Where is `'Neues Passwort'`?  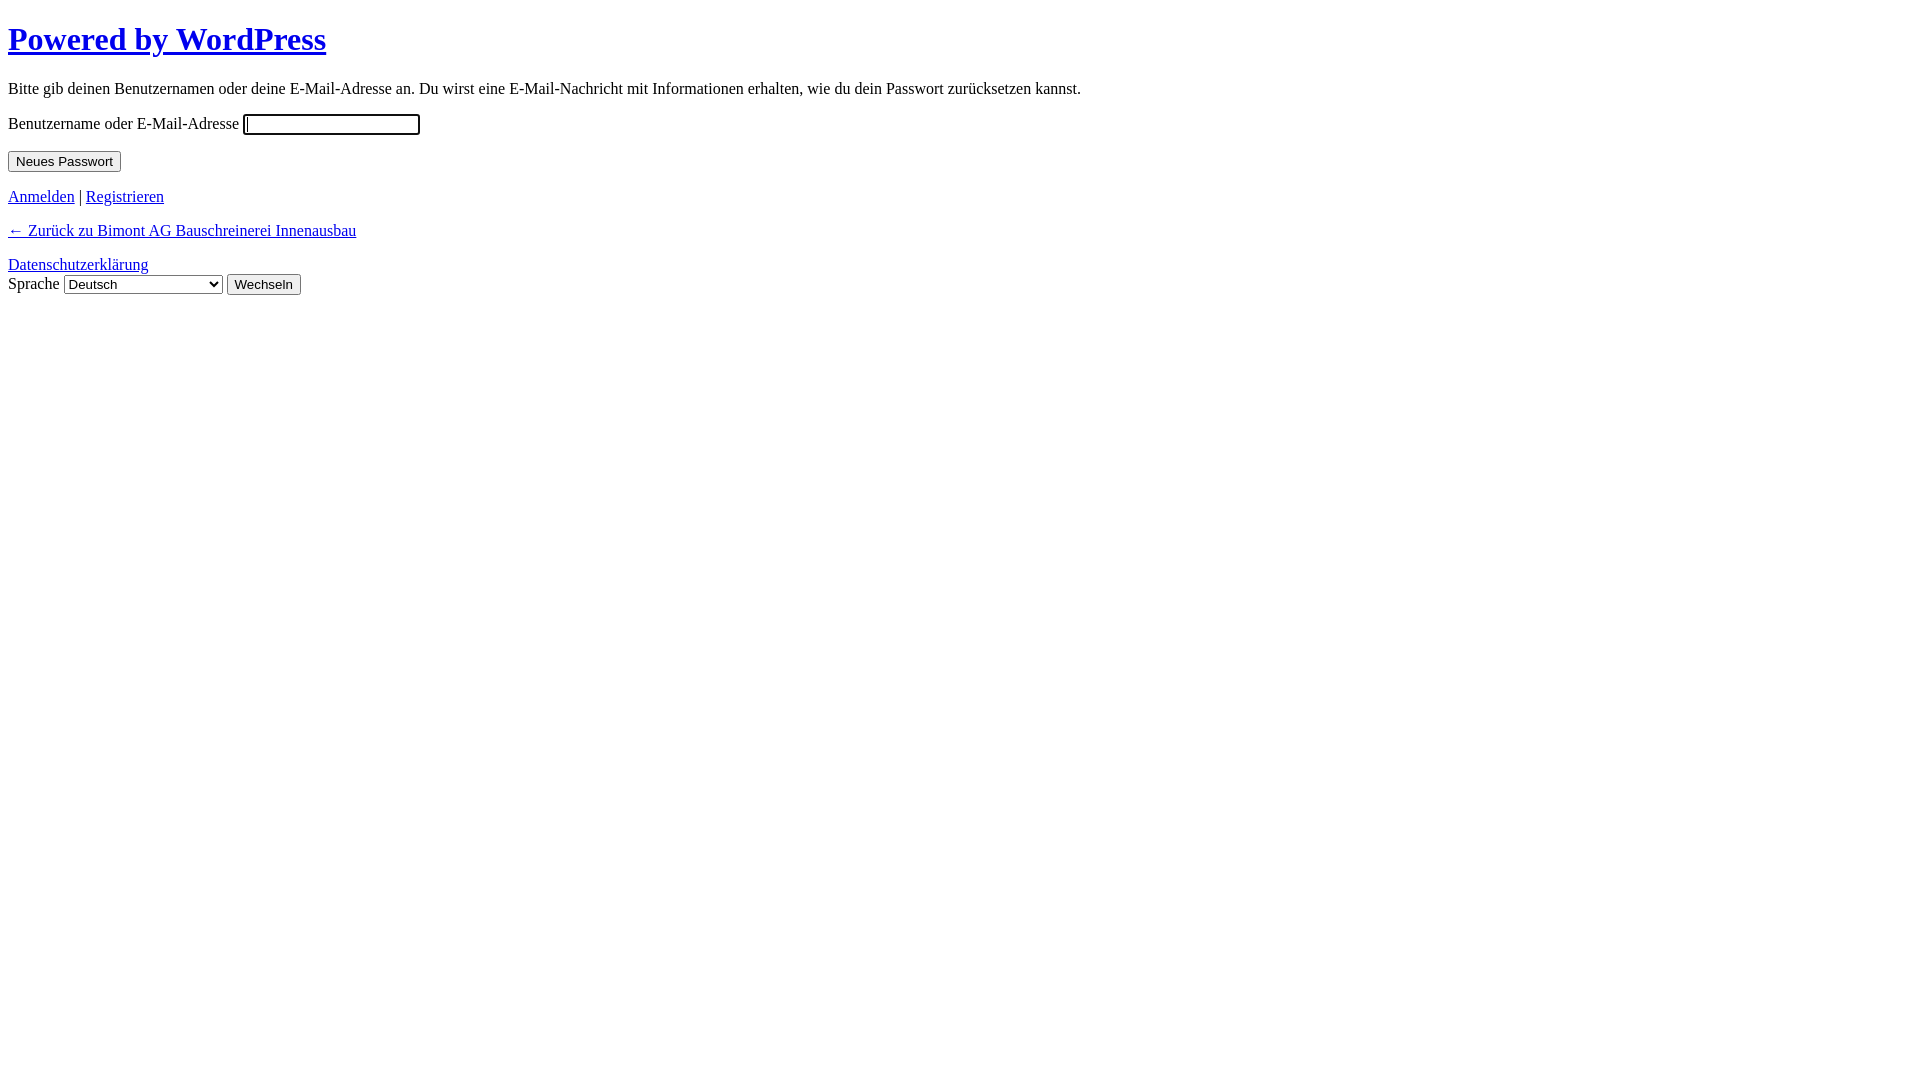
'Neues Passwort' is located at coordinates (64, 160).